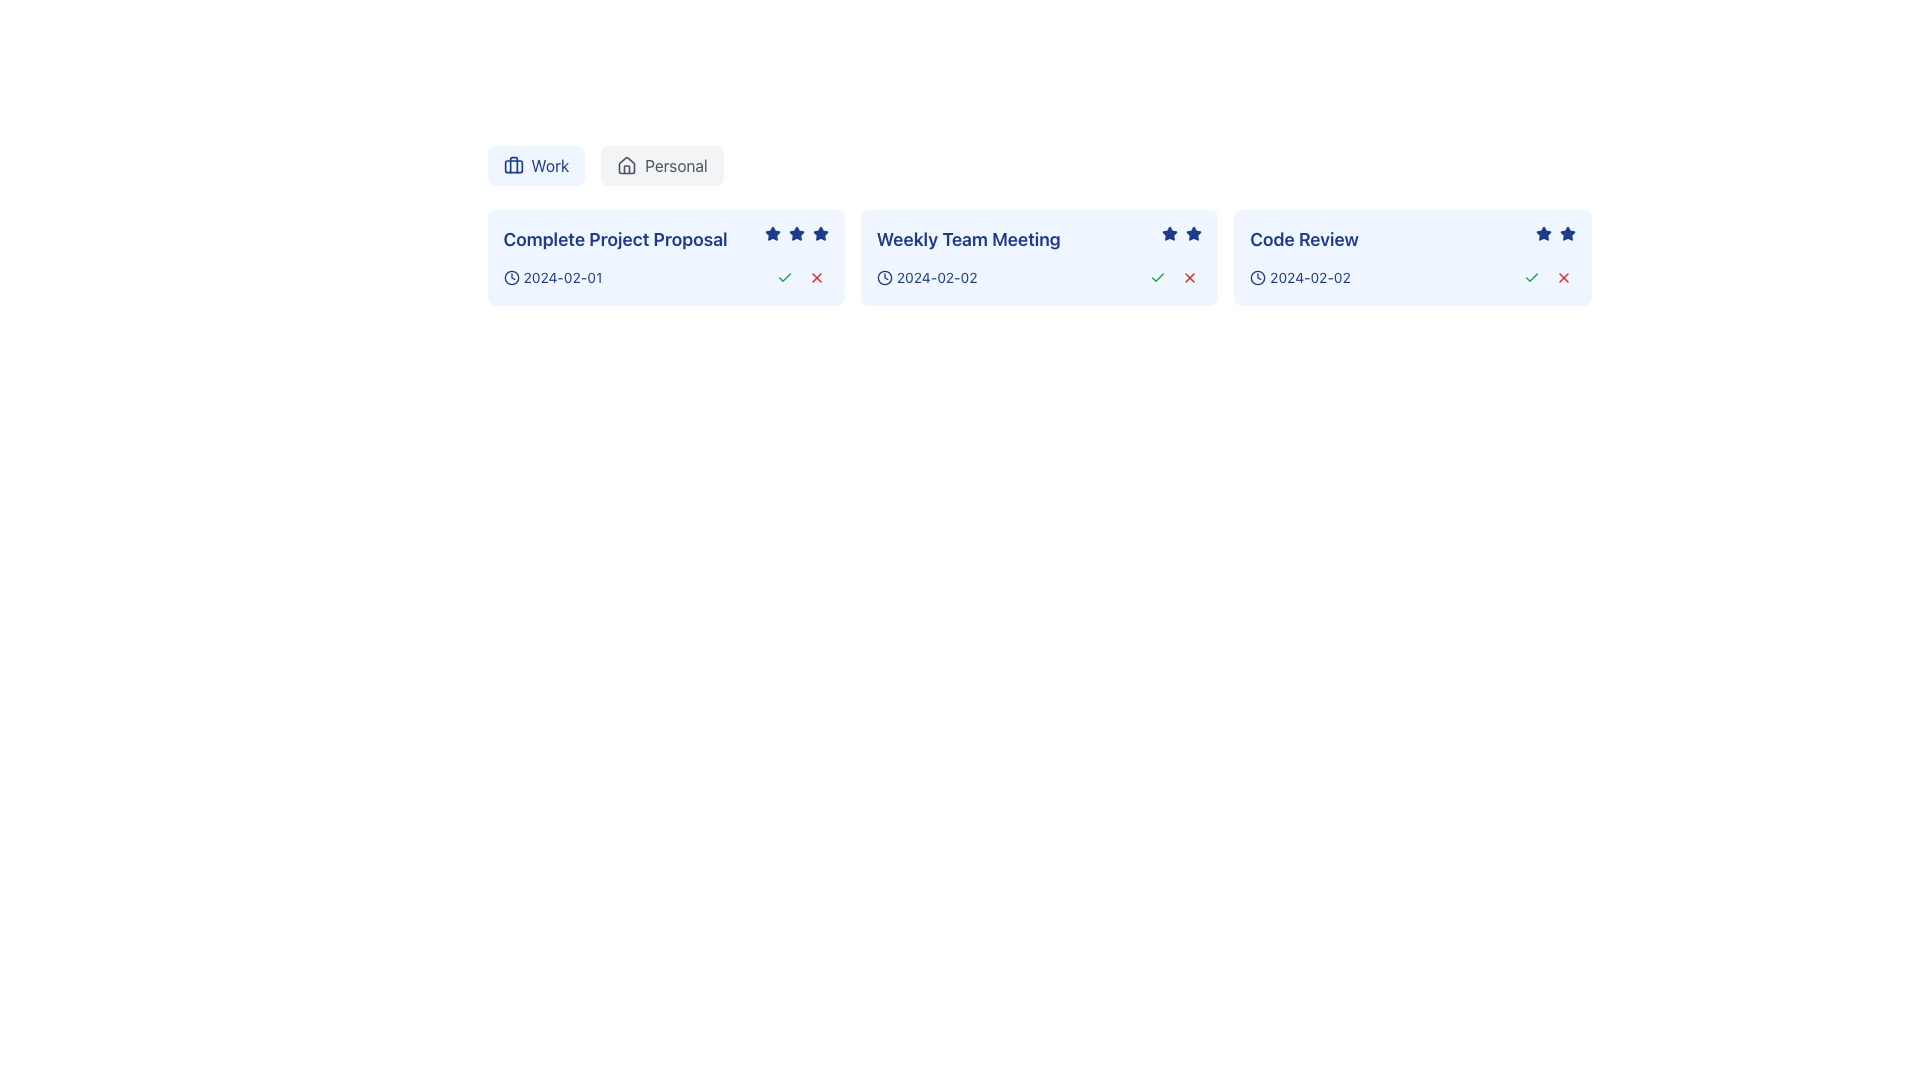 The image size is (1920, 1080). What do you see at coordinates (795, 233) in the screenshot?
I see `the third star-shaped icon in the group of five` at bounding box center [795, 233].